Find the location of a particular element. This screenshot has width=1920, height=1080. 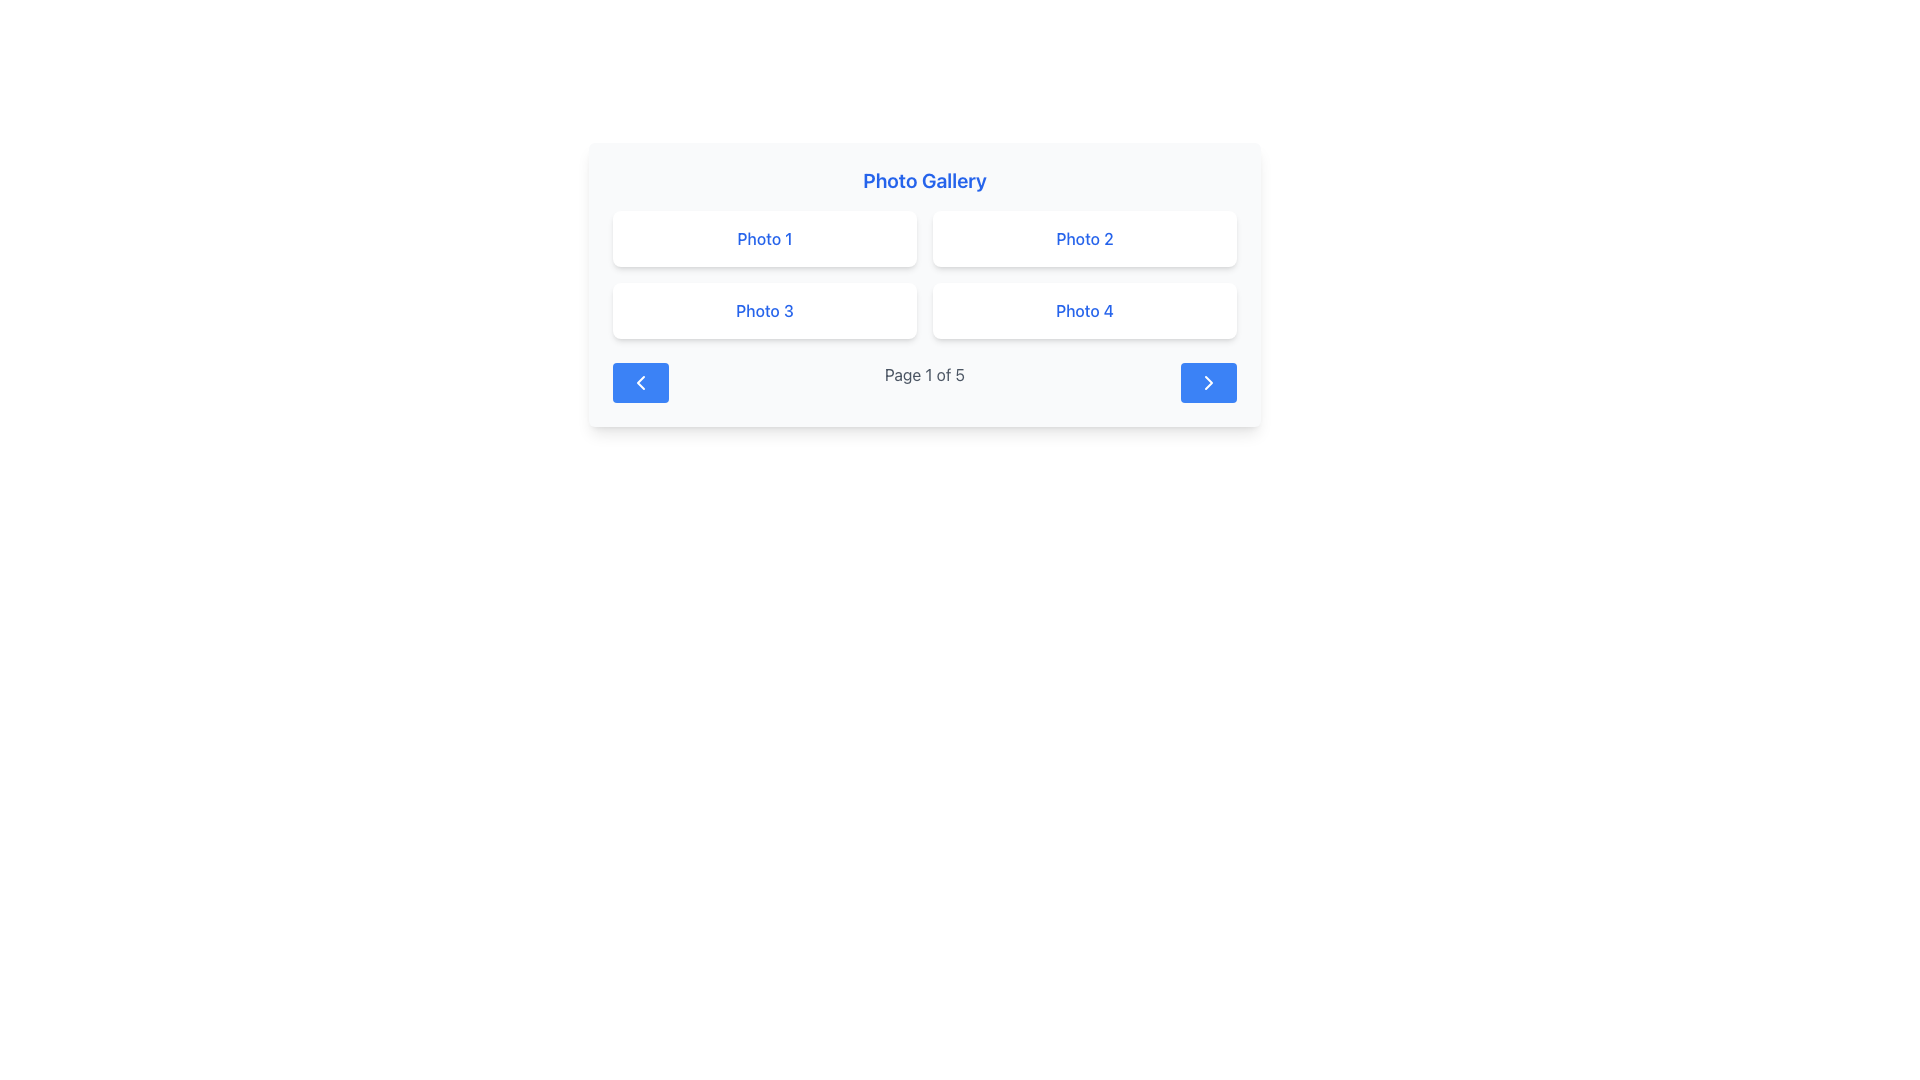

the right-facing chevron icon that is integrated into the blue square button on the pagination control bar, located on the far right-hand side is located at coordinates (1208, 382).